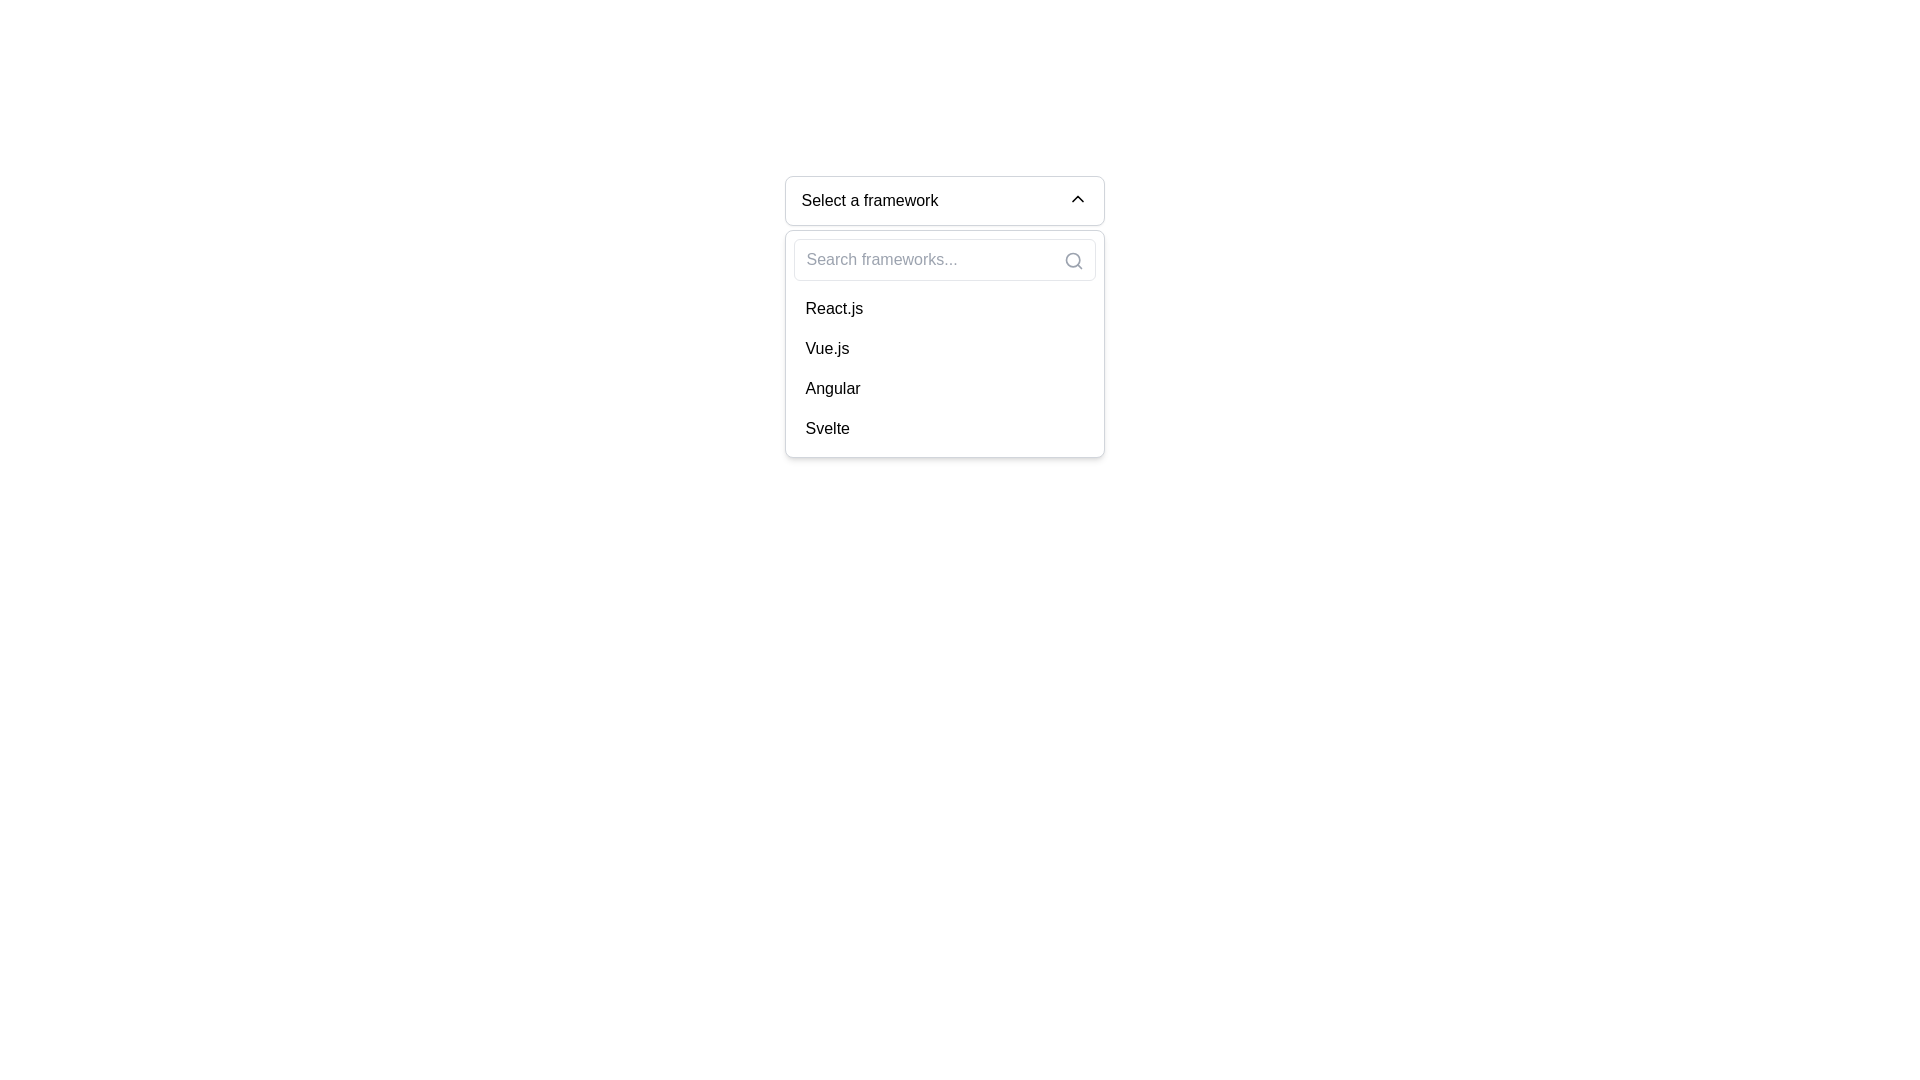  I want to click on the 'Svelte' framework option in the dropdown menu, which is the last item in the list below 'Angular', so click(943, 427).